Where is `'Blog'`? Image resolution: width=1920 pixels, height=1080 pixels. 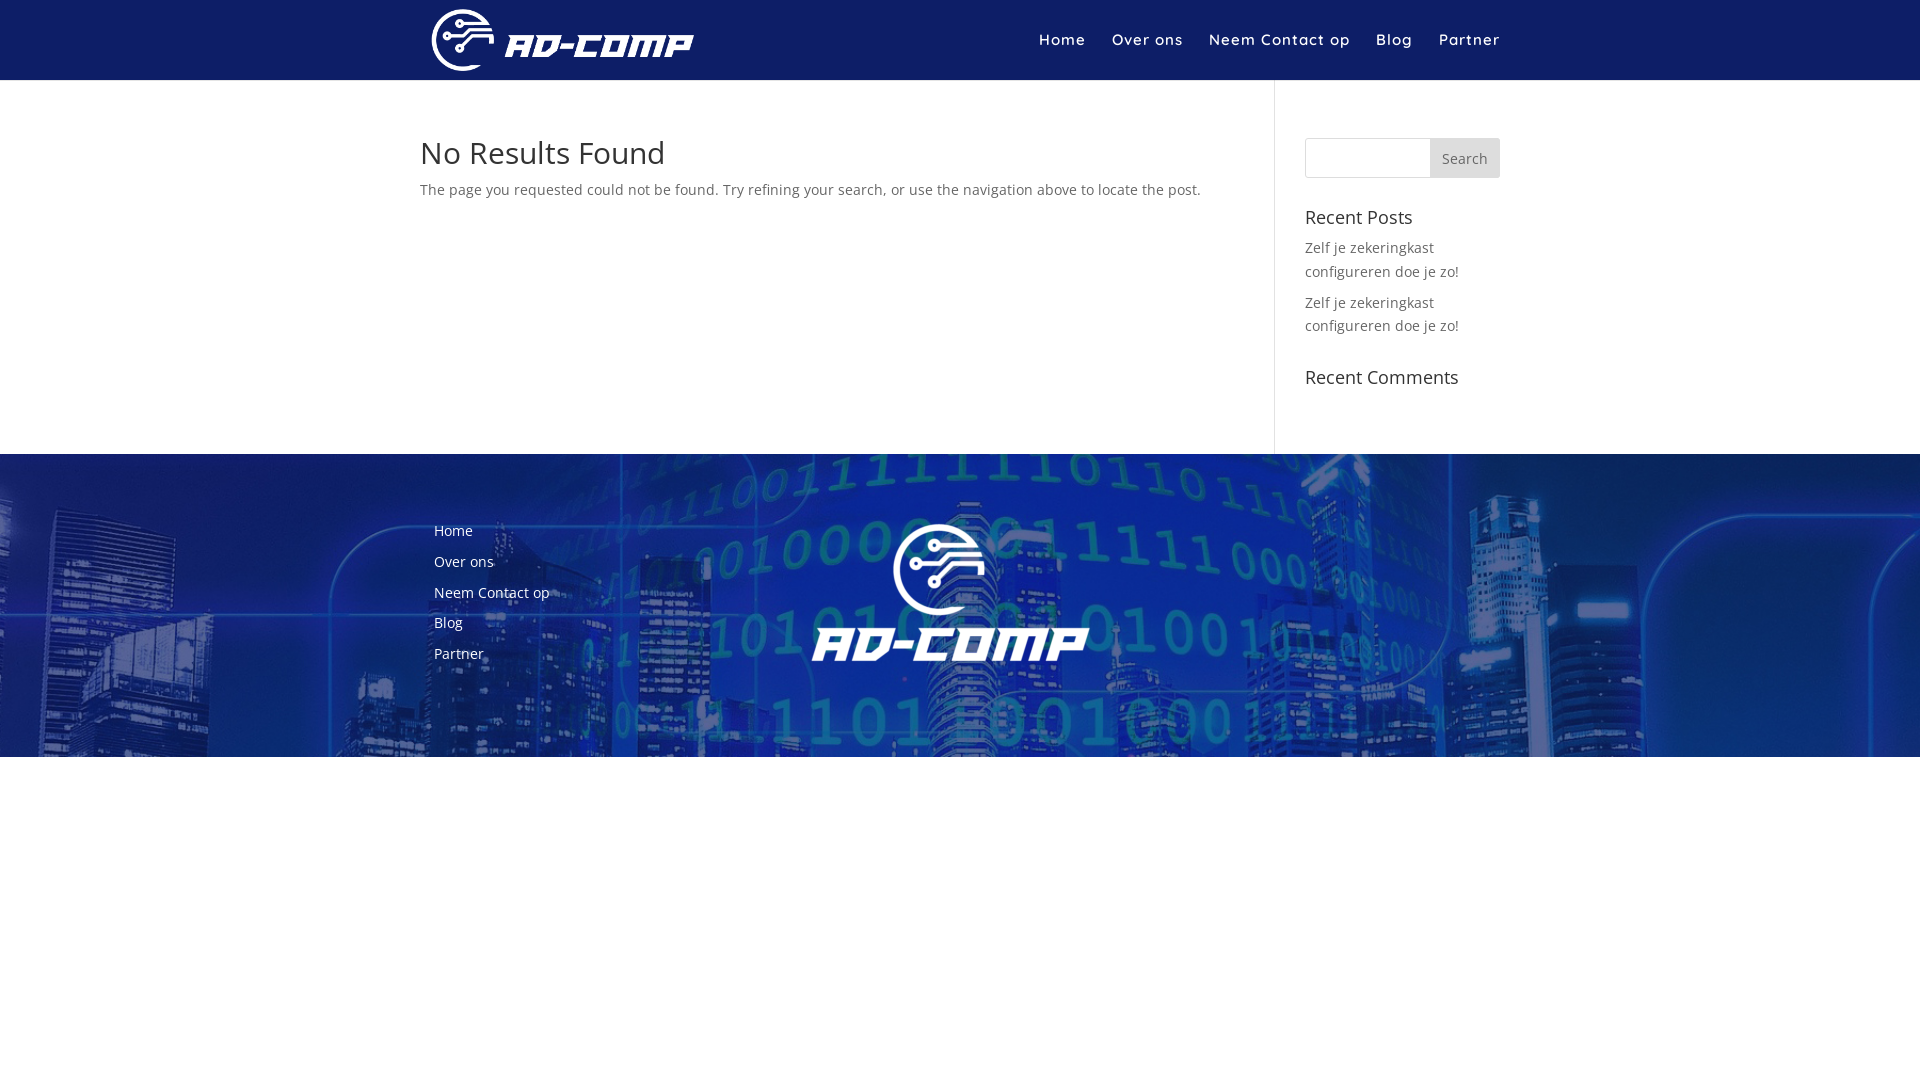 'Blog' is located at coordinates (1393, 55).